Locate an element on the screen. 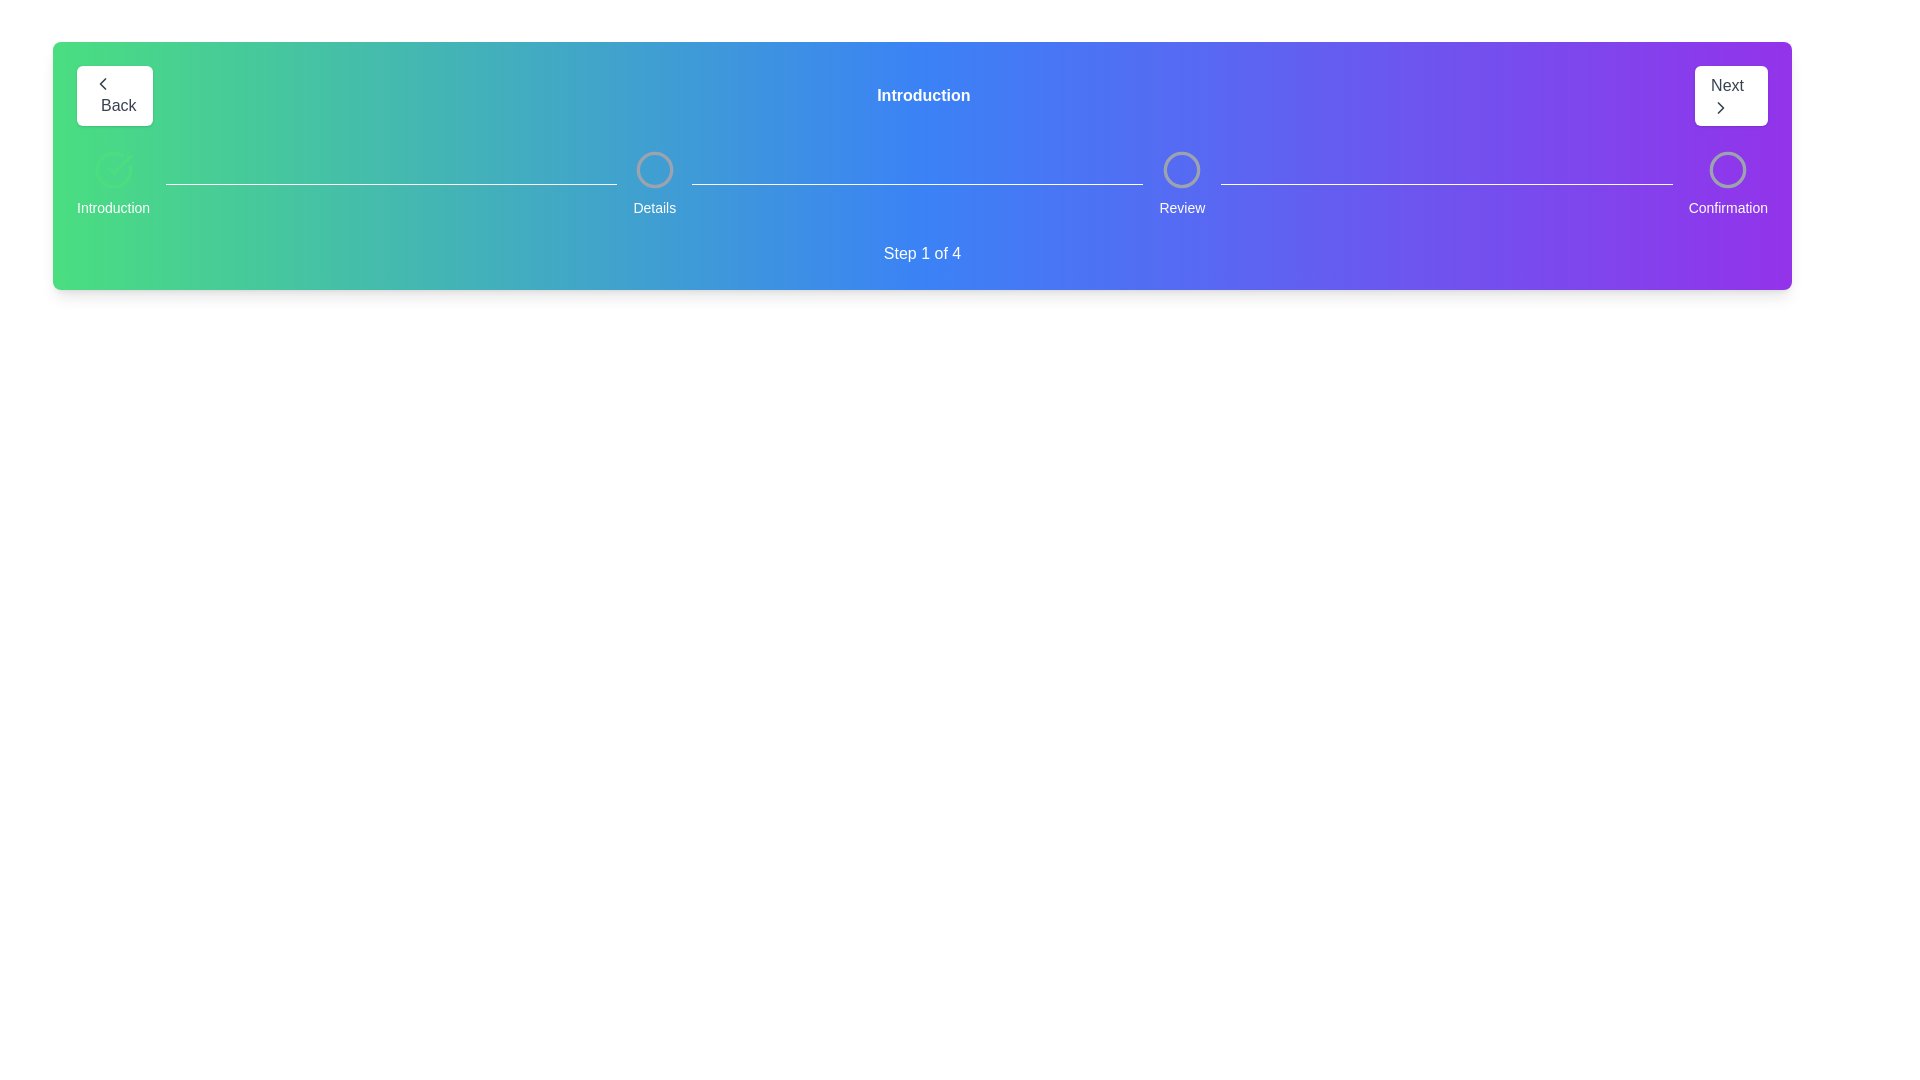  the right-pointing arrow icon within the 'Next' button to proceed forward is located at coordinates (1720, 108).